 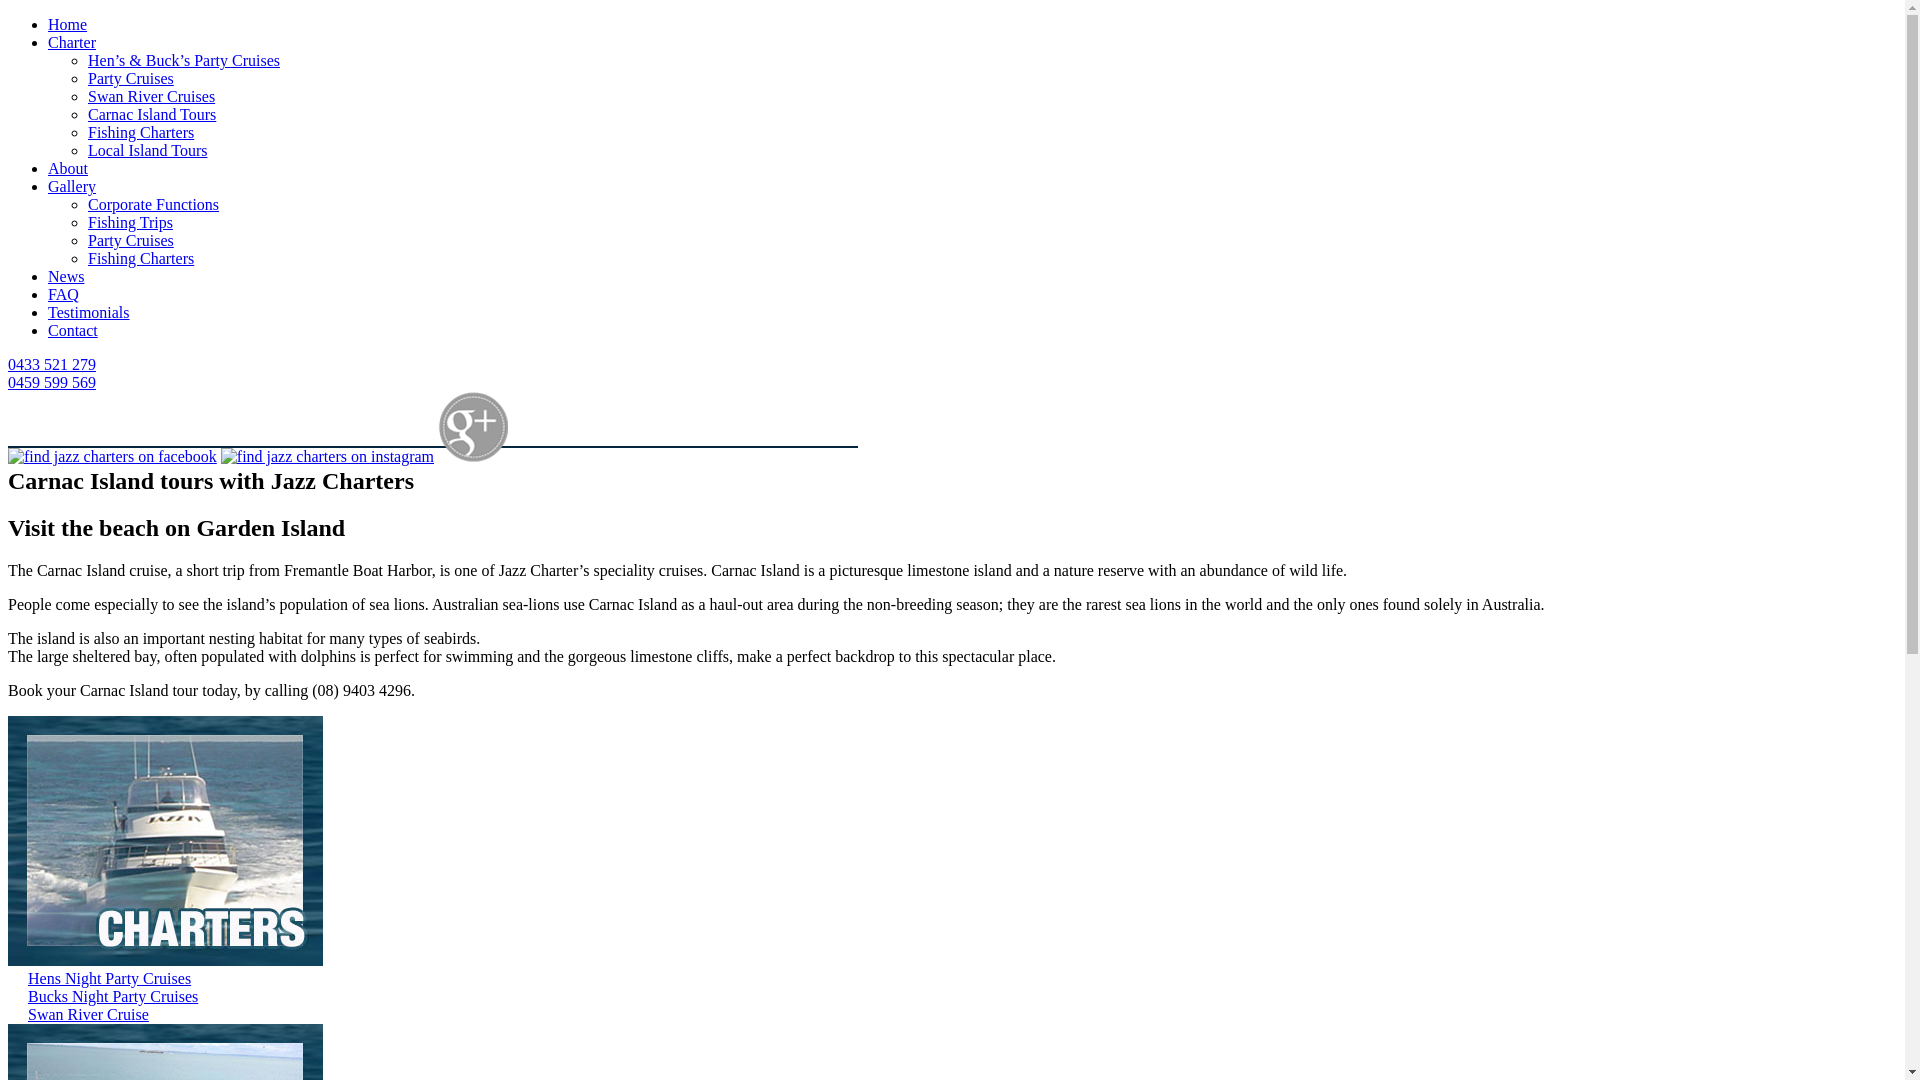 What do you see at coordinates (129, 239) in the screenshot?
I see `'Party Cruises'` at bounding box center [129, 239].